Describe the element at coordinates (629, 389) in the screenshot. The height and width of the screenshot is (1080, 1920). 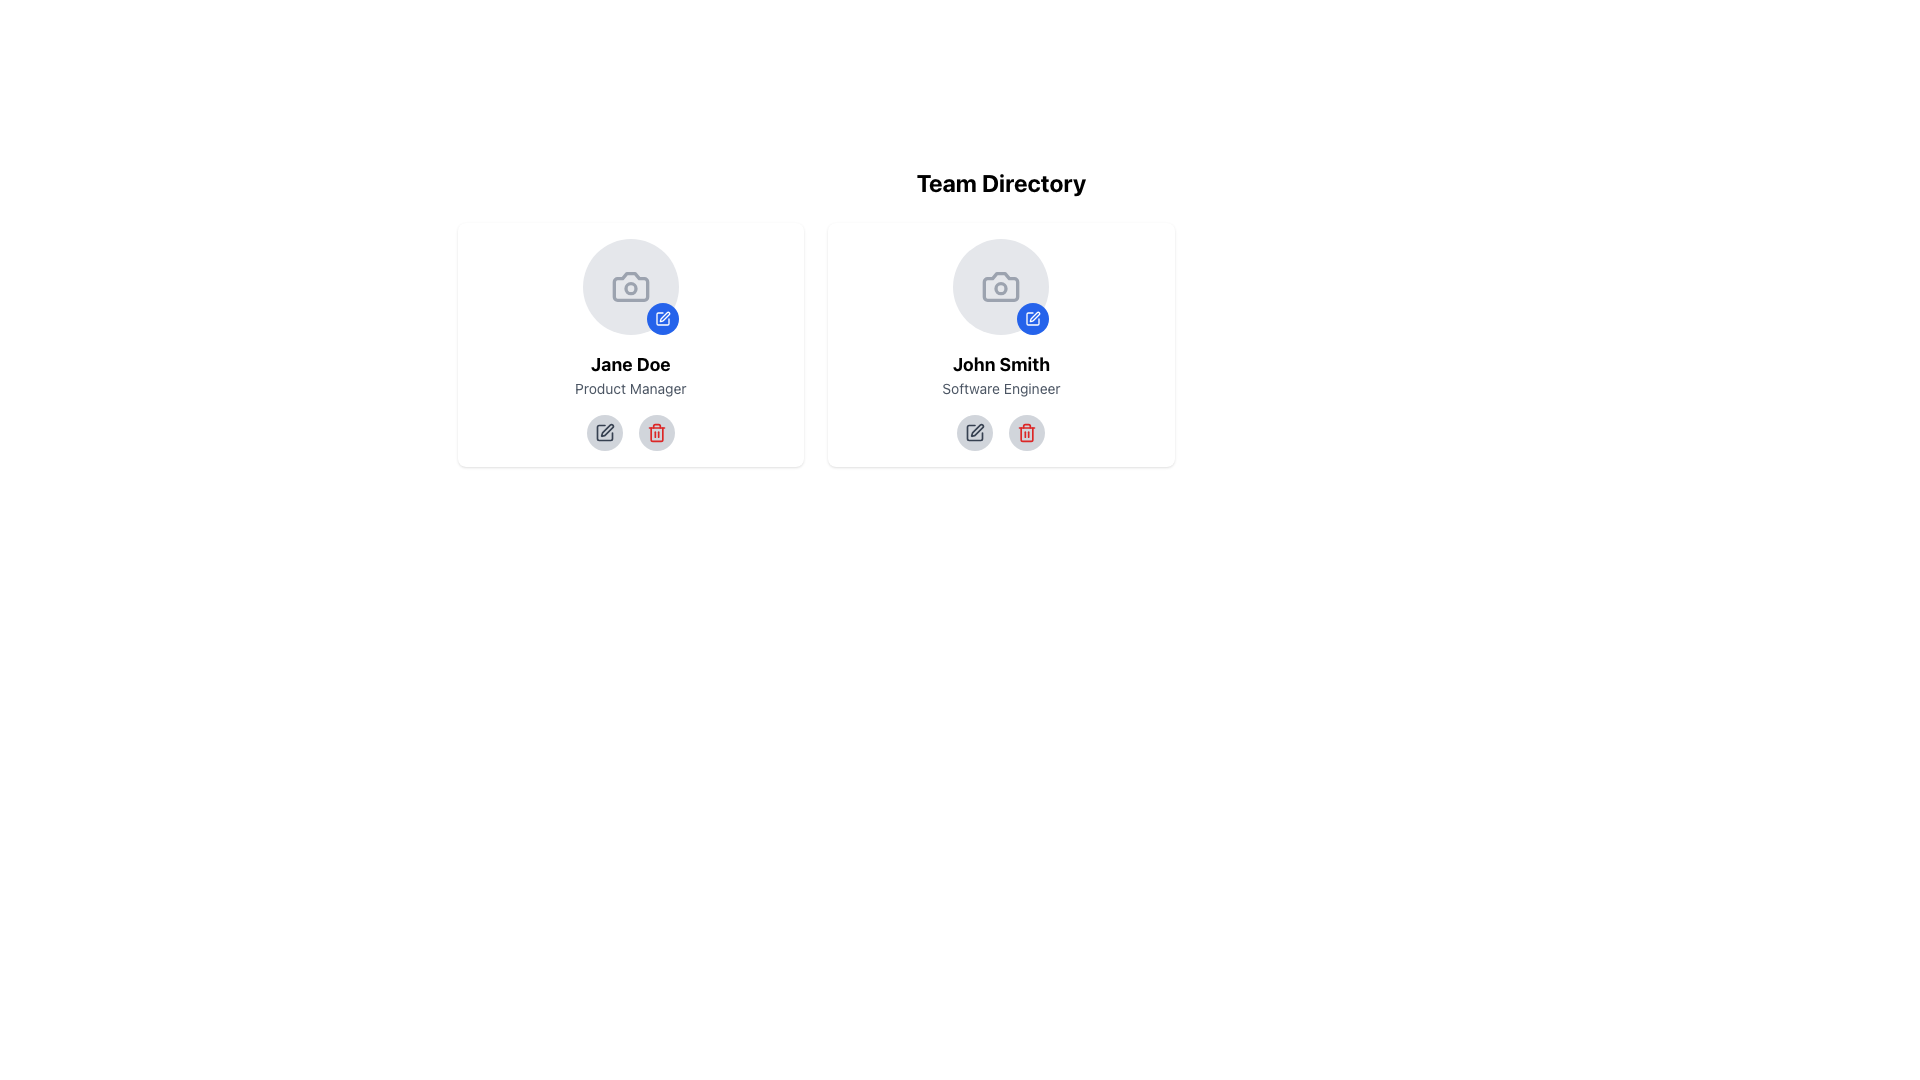
I see `the text label containing 'Product Manager', which is styled in gray and located beneath 'Jane Doe' within a card layout` at that location.